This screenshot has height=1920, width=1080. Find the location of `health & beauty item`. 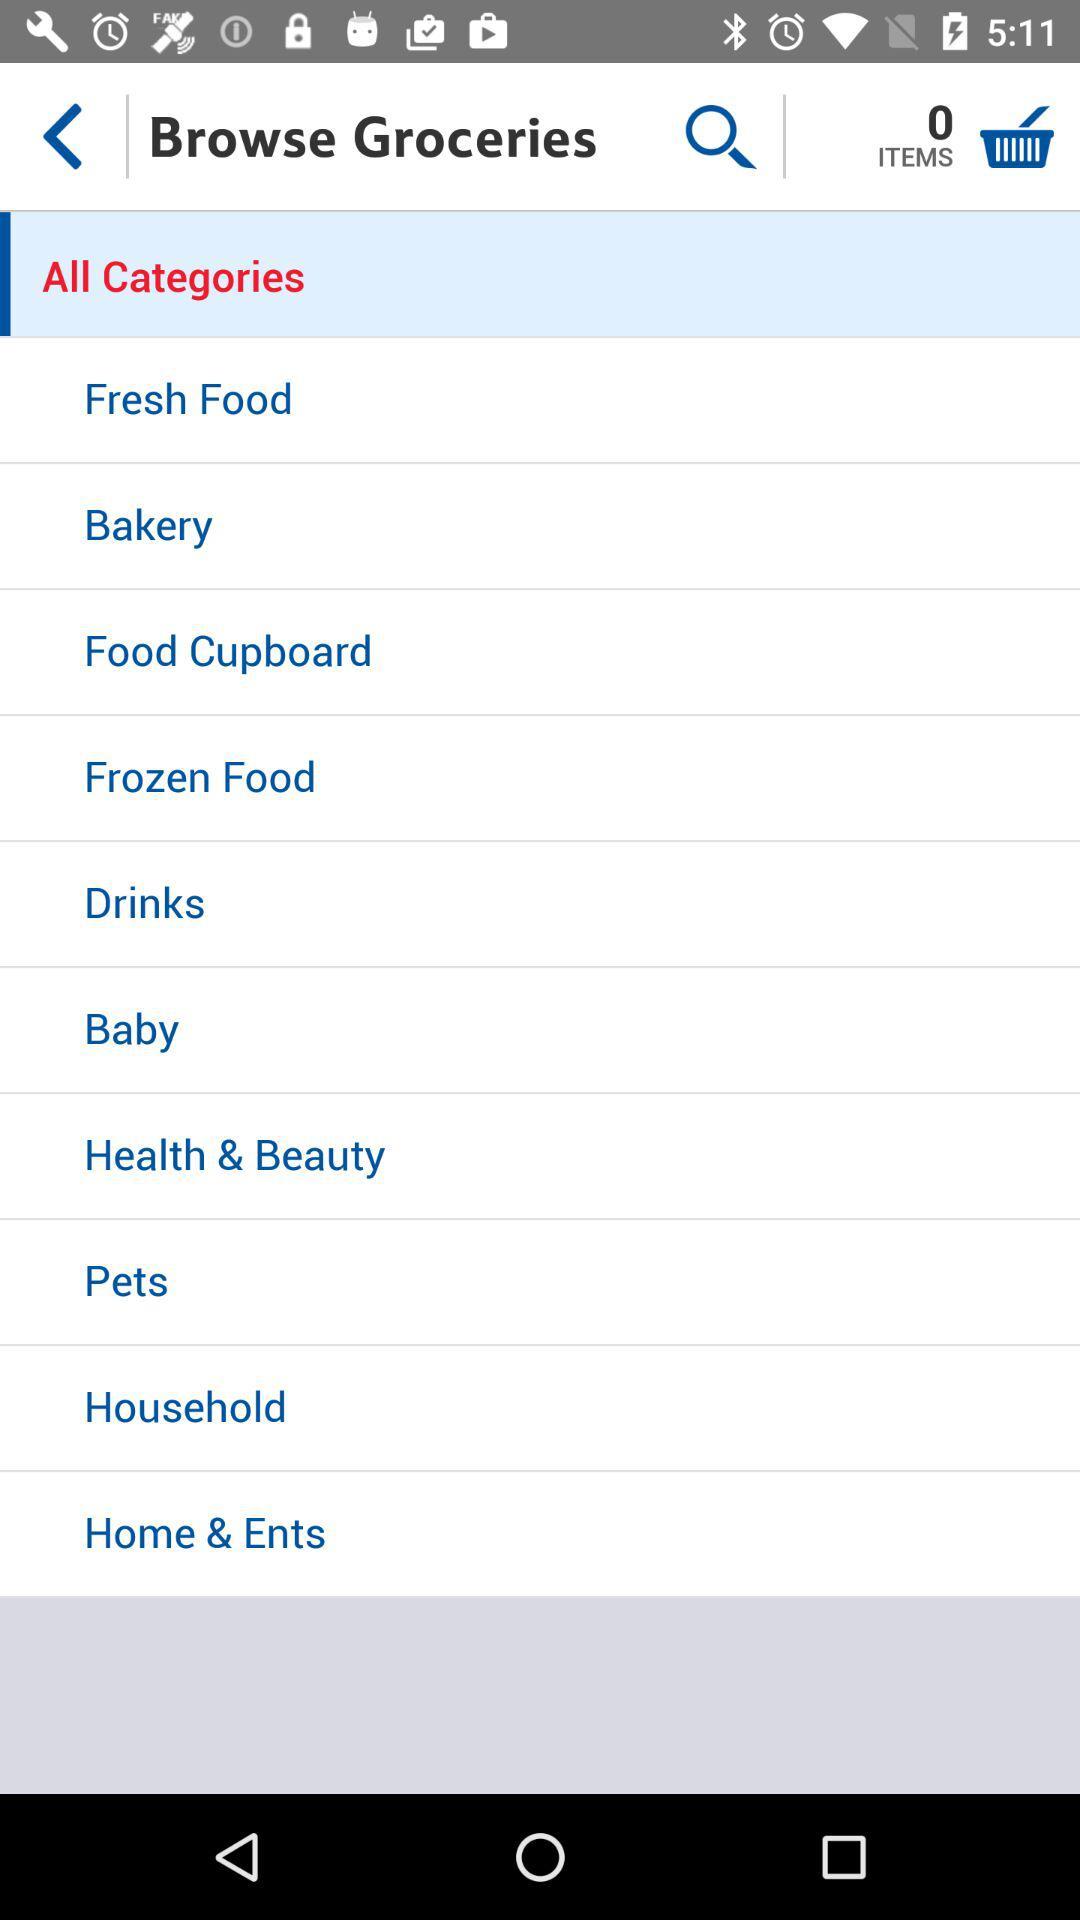

health & beauty item is located at coordinates (540, 1157).